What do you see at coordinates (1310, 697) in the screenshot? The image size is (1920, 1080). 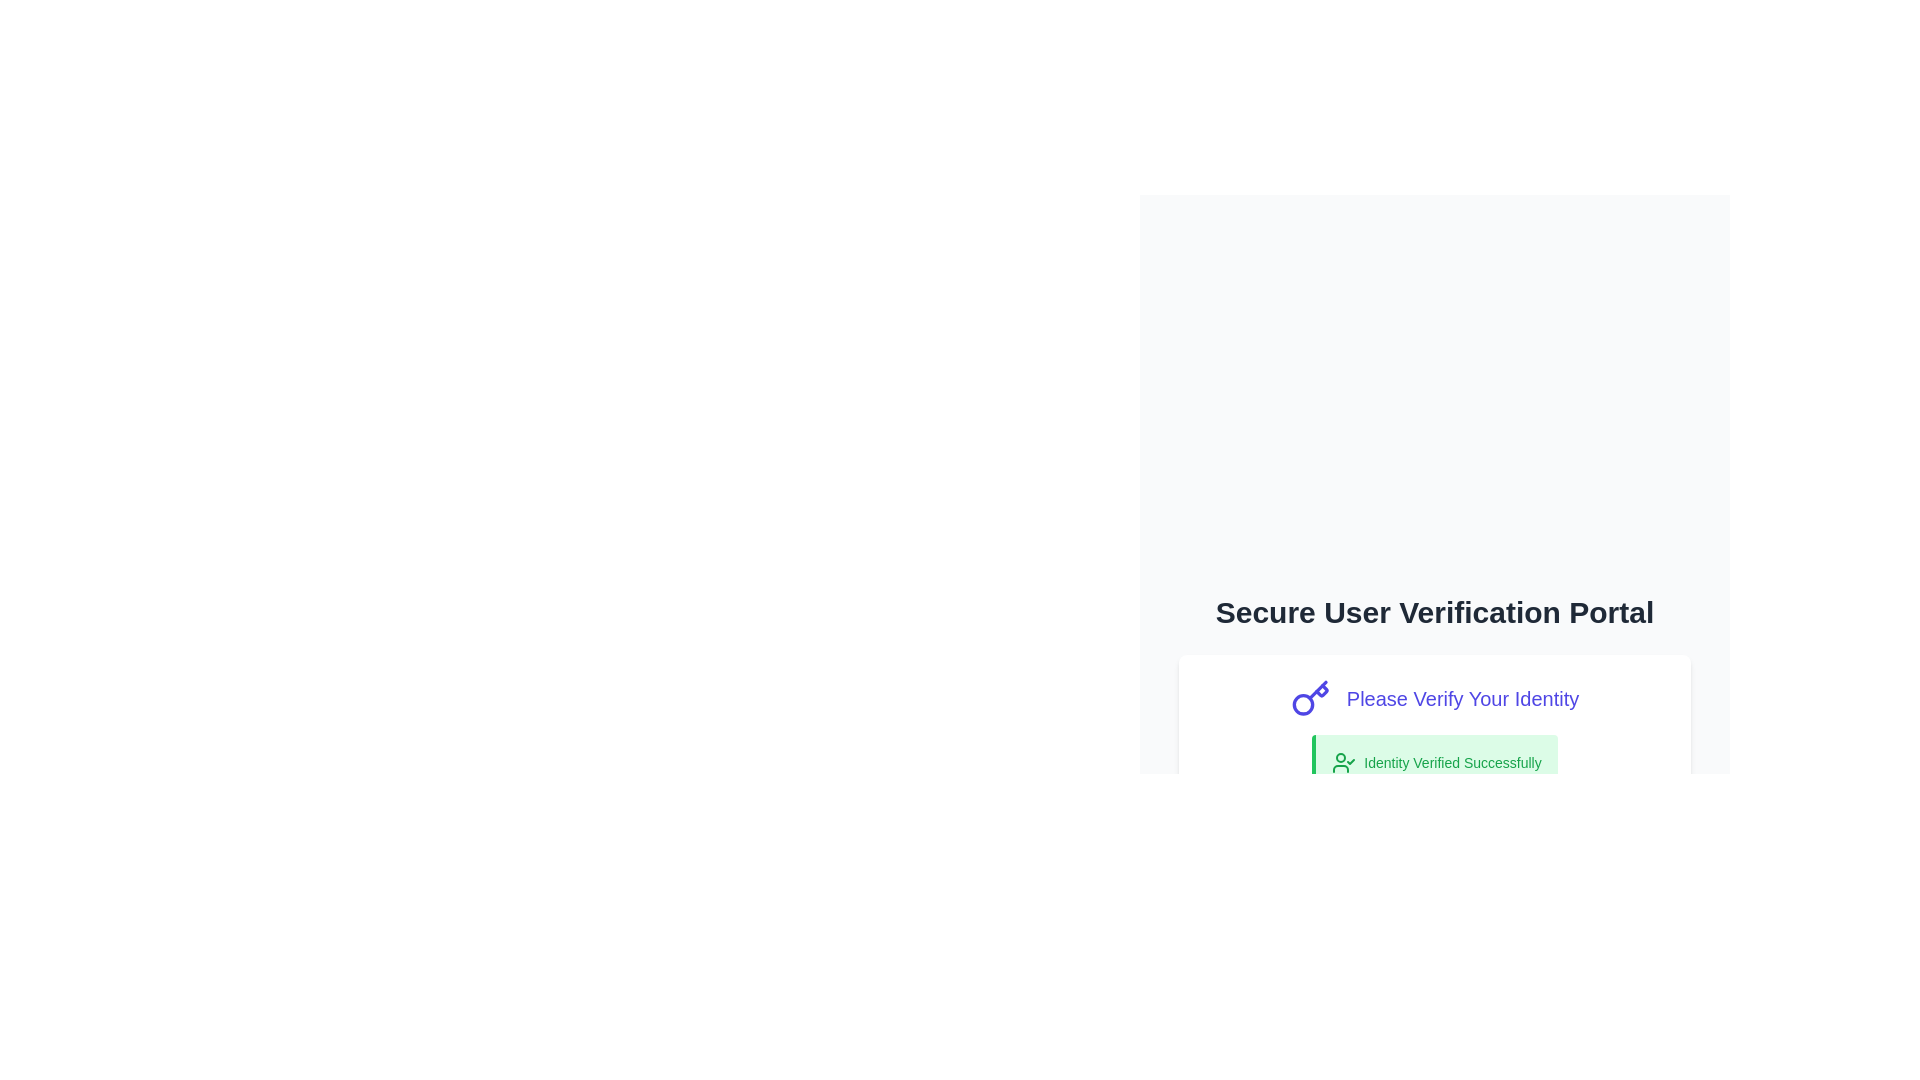 I see `the decorative icon associated with the text 'Please Verify Your Identity' located to the left of the text` at bounding box center [1310, 697].